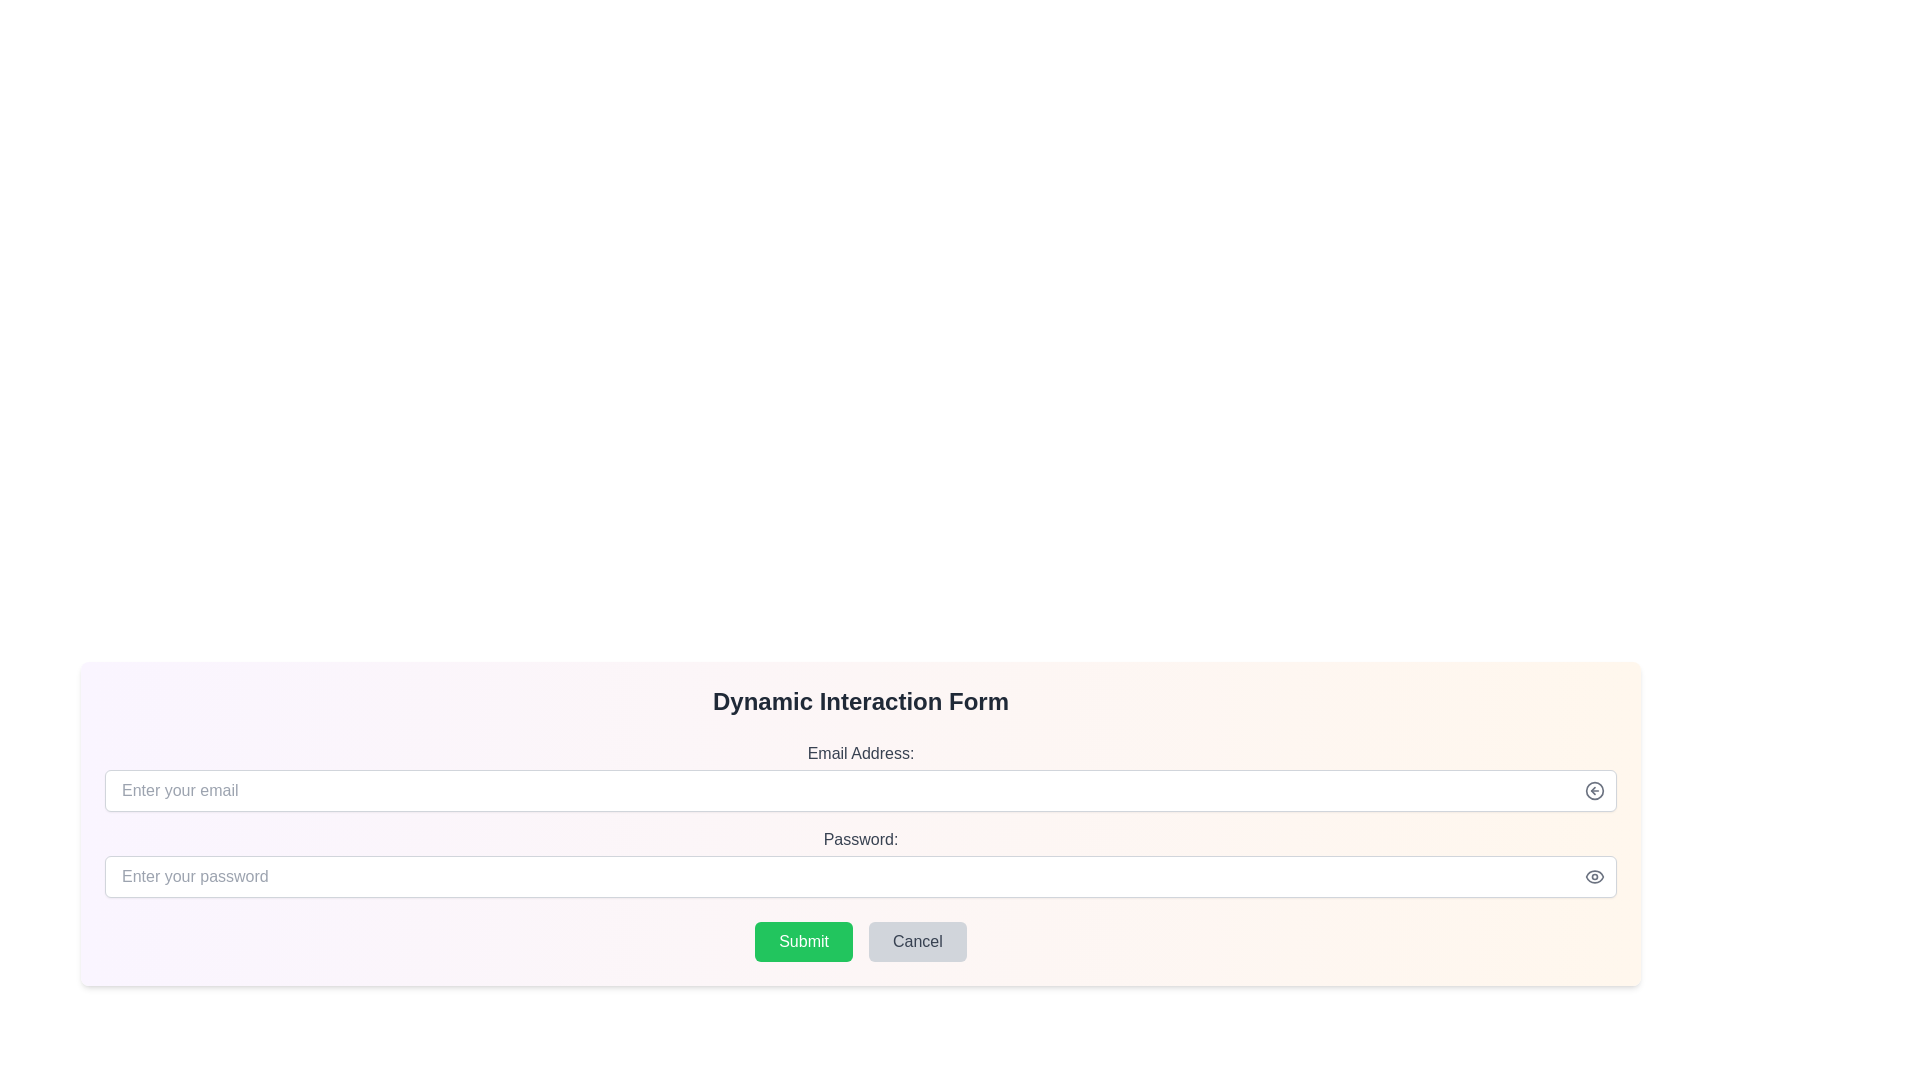 The height and width of the screenshot is (1080, 1920). I want to click on the circular background element that serves as a decorative component for the left-pointing arrow icon, located at the far-right of the 'Email Address' input field, so click(1593, 789).